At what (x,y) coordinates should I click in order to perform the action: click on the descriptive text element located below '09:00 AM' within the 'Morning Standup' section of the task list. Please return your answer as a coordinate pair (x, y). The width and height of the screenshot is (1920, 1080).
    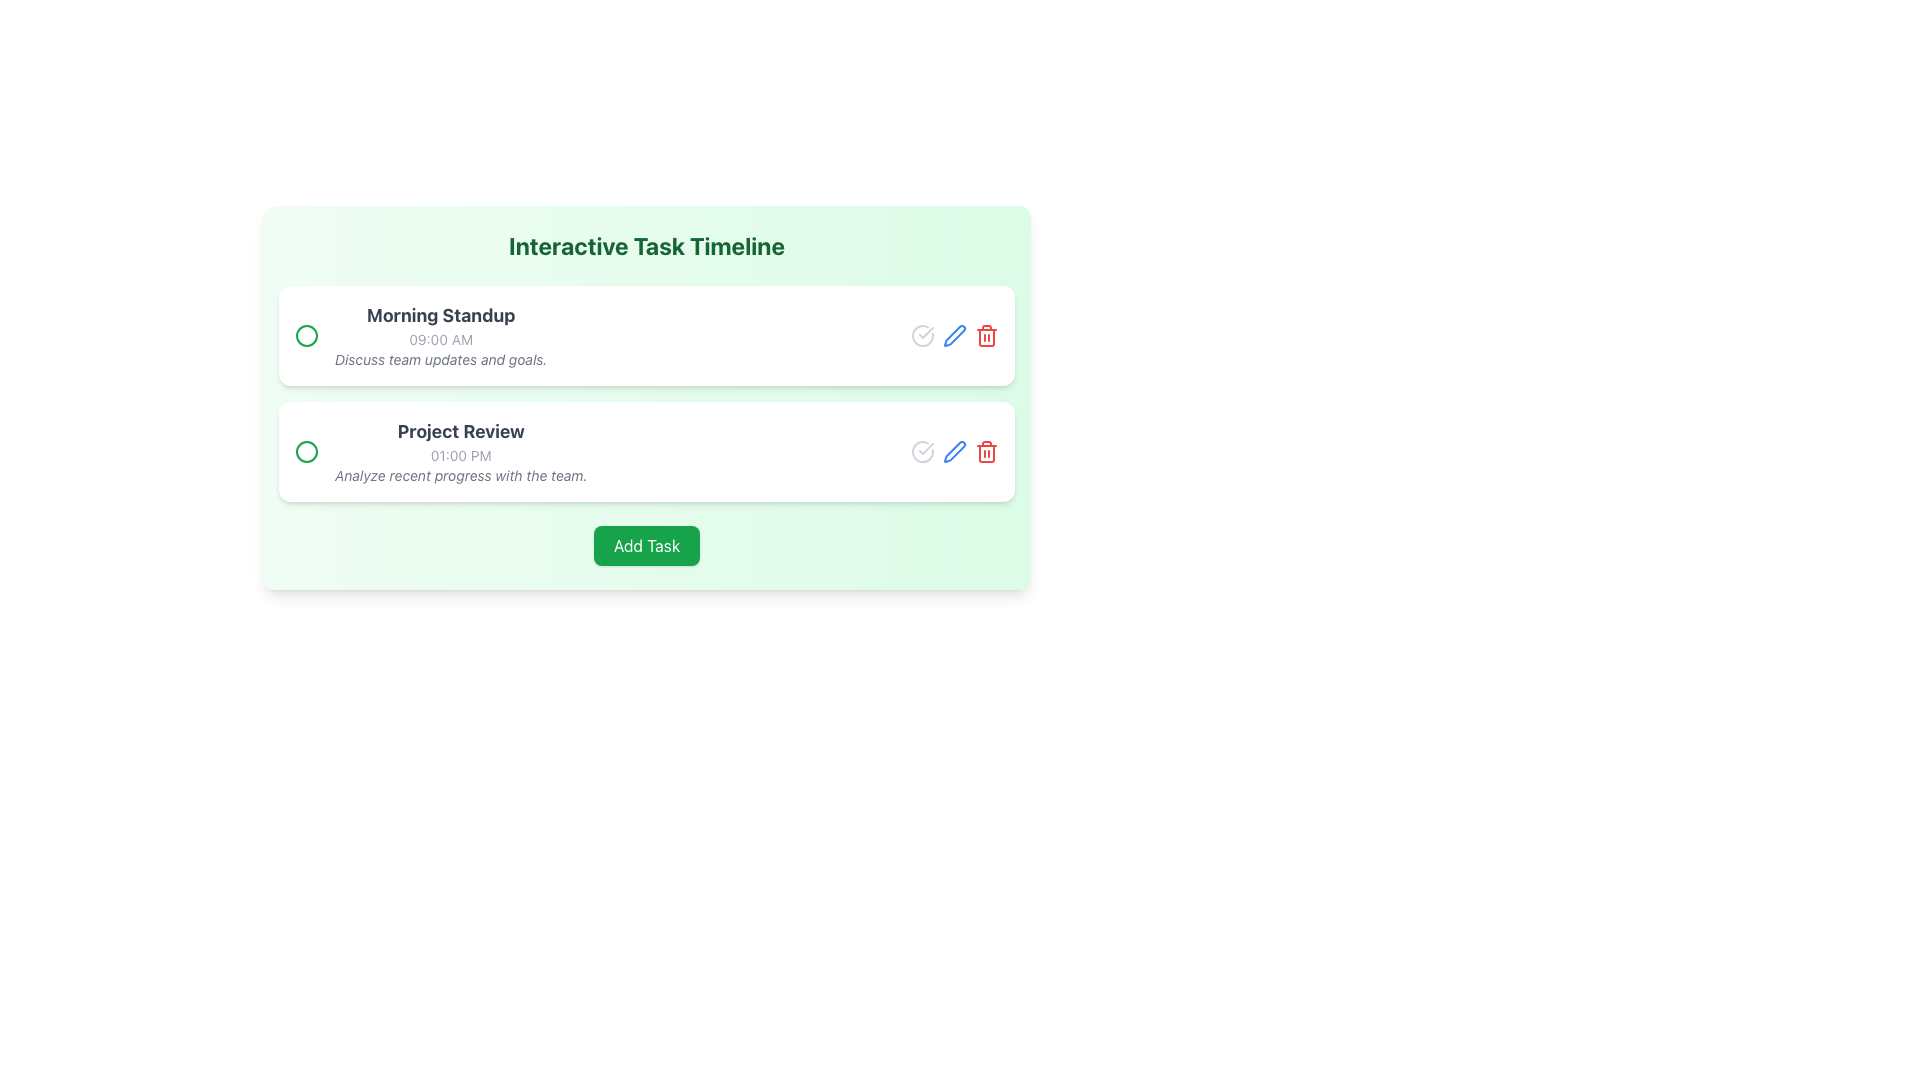
    Looking at the image, I should click on (440, 358).